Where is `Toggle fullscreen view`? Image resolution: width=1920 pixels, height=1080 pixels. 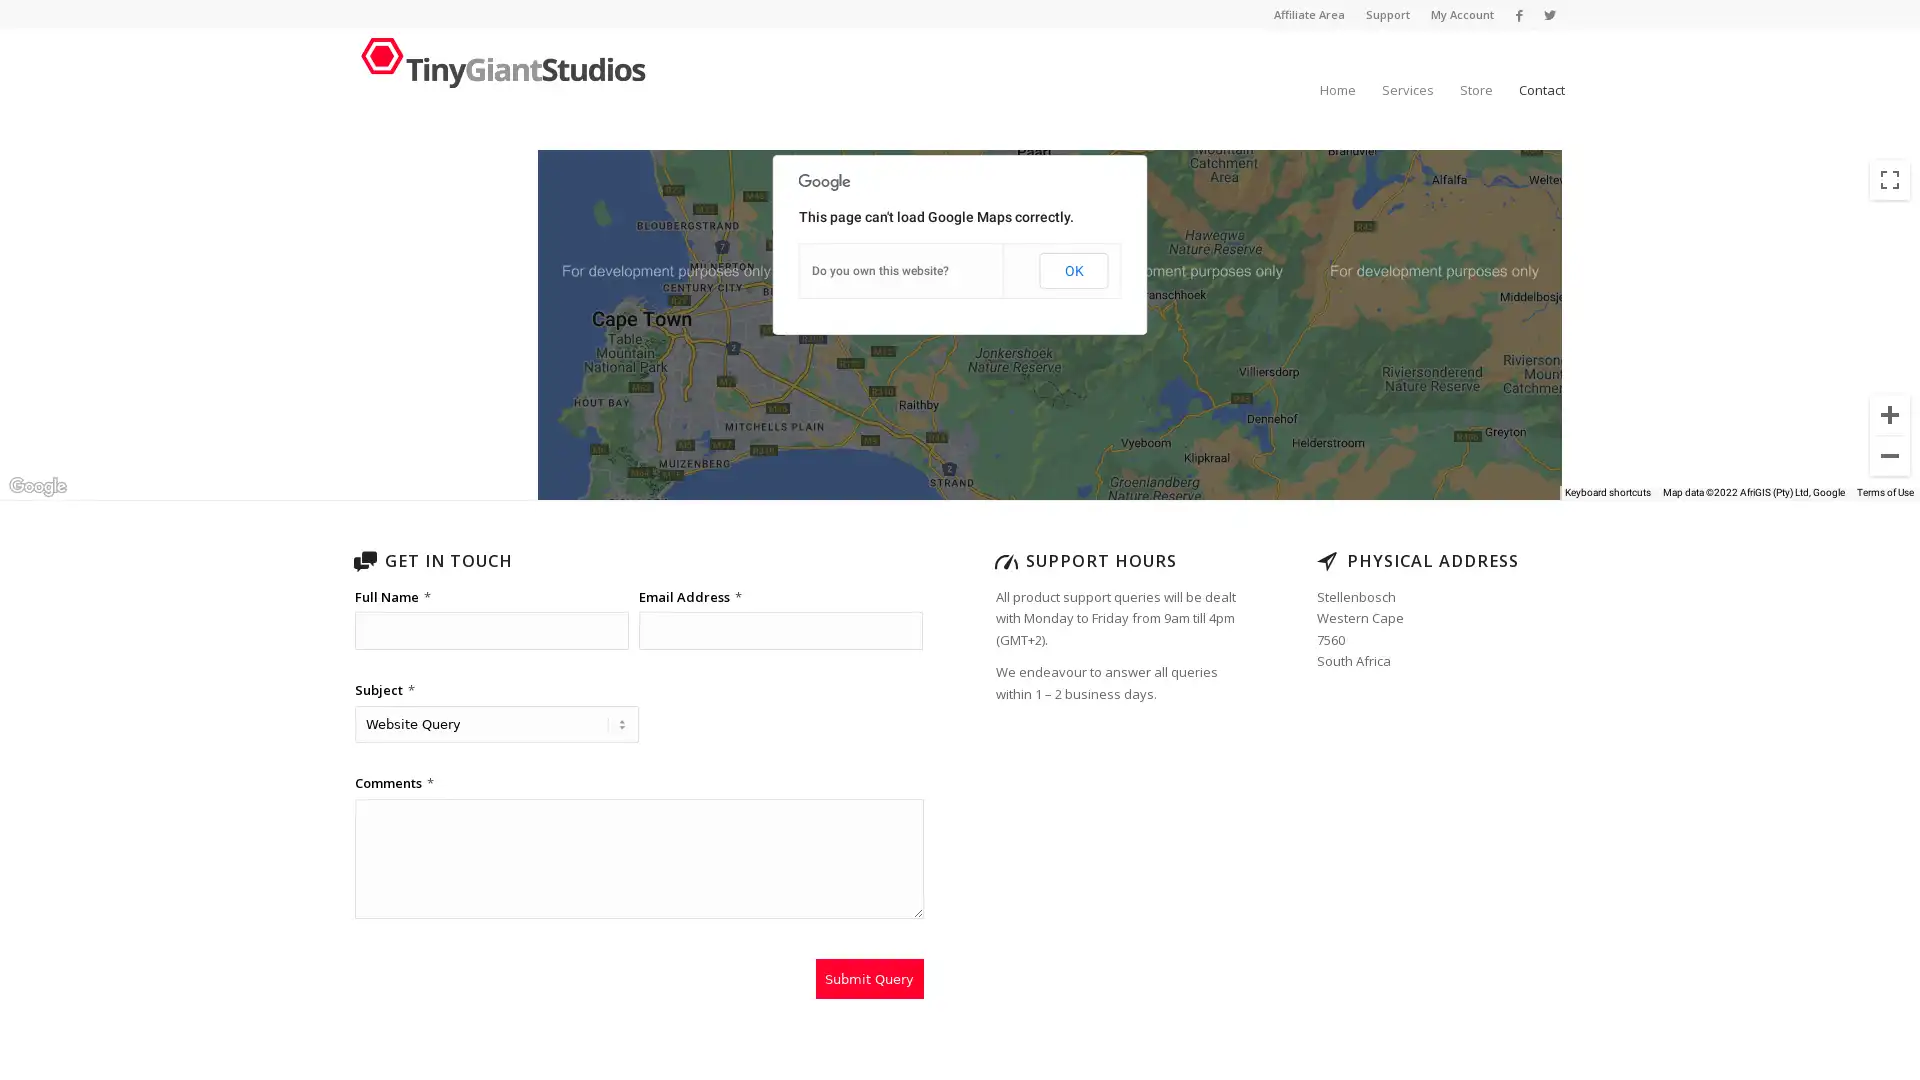 Toggle fullscreen view is located at coordinates (1889, 180).